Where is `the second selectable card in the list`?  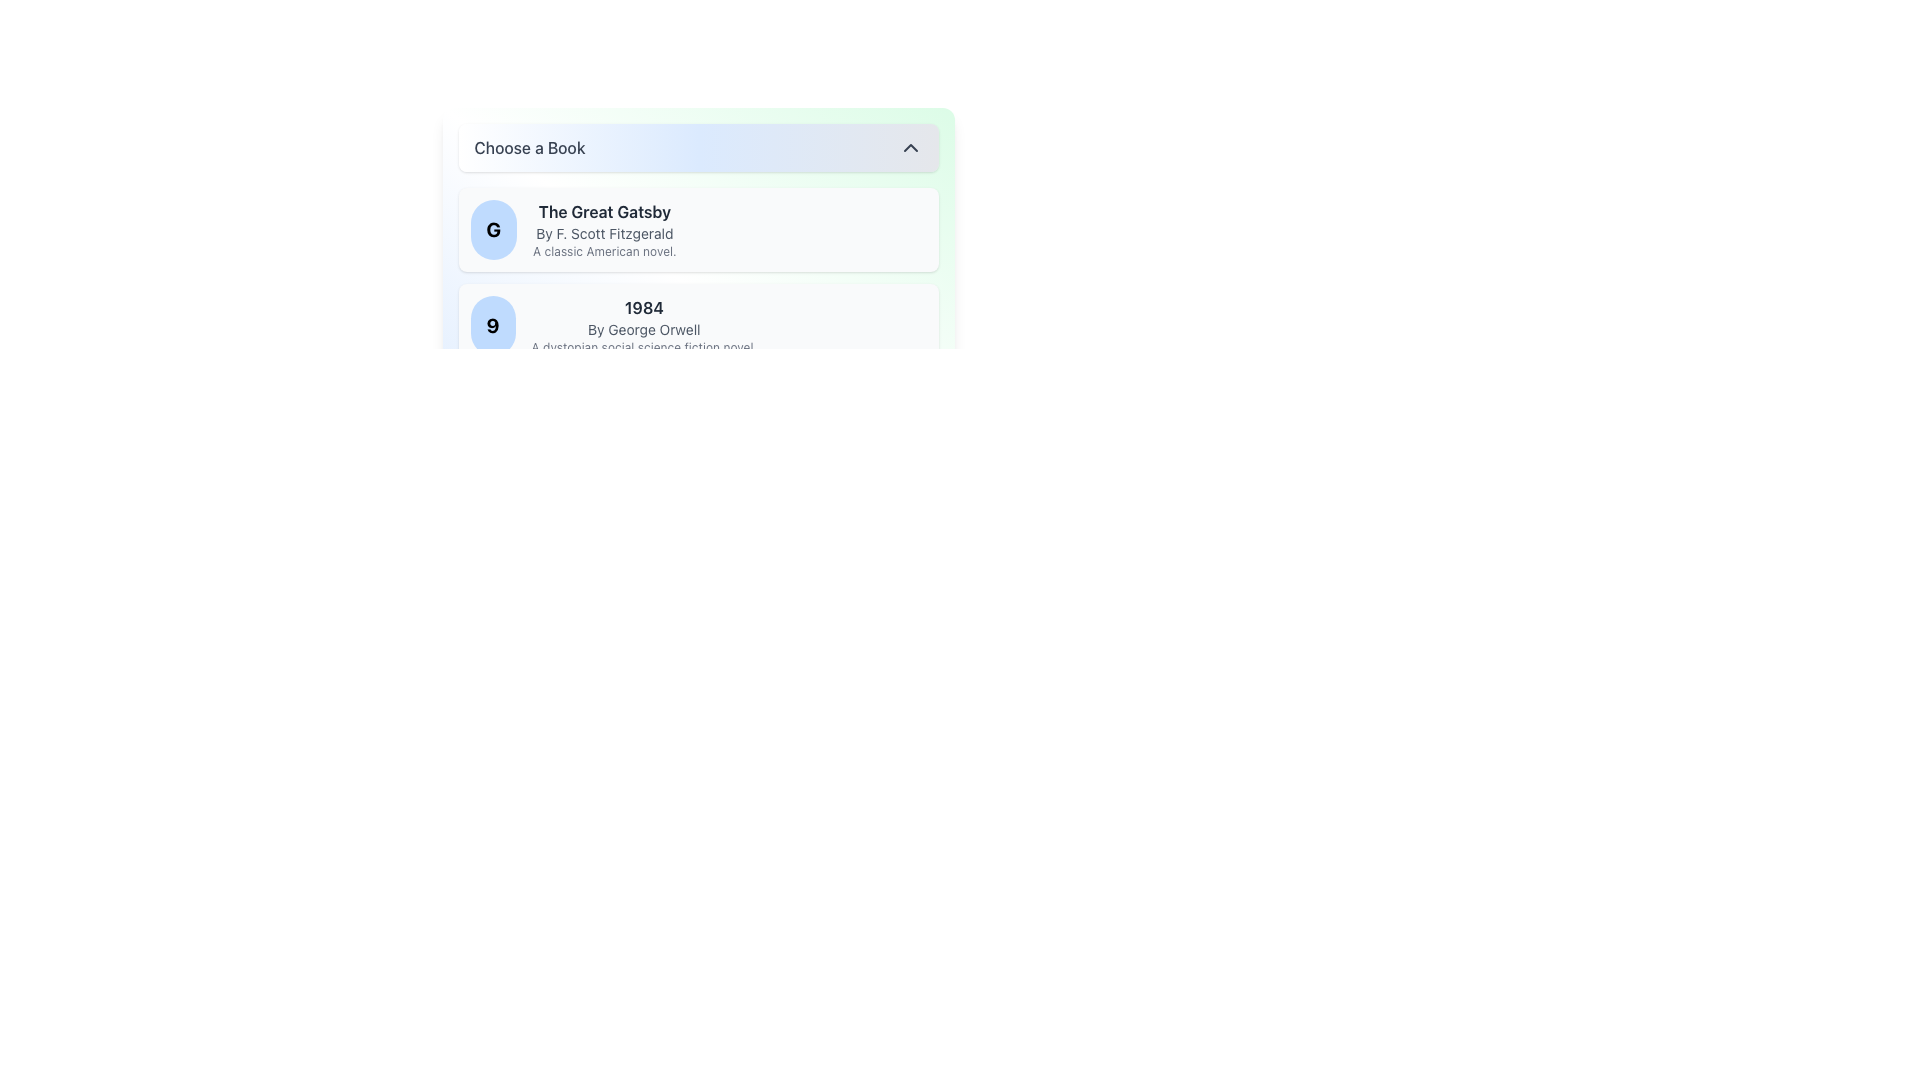 the second selectable card in the list is located at coordinates (698, 325).